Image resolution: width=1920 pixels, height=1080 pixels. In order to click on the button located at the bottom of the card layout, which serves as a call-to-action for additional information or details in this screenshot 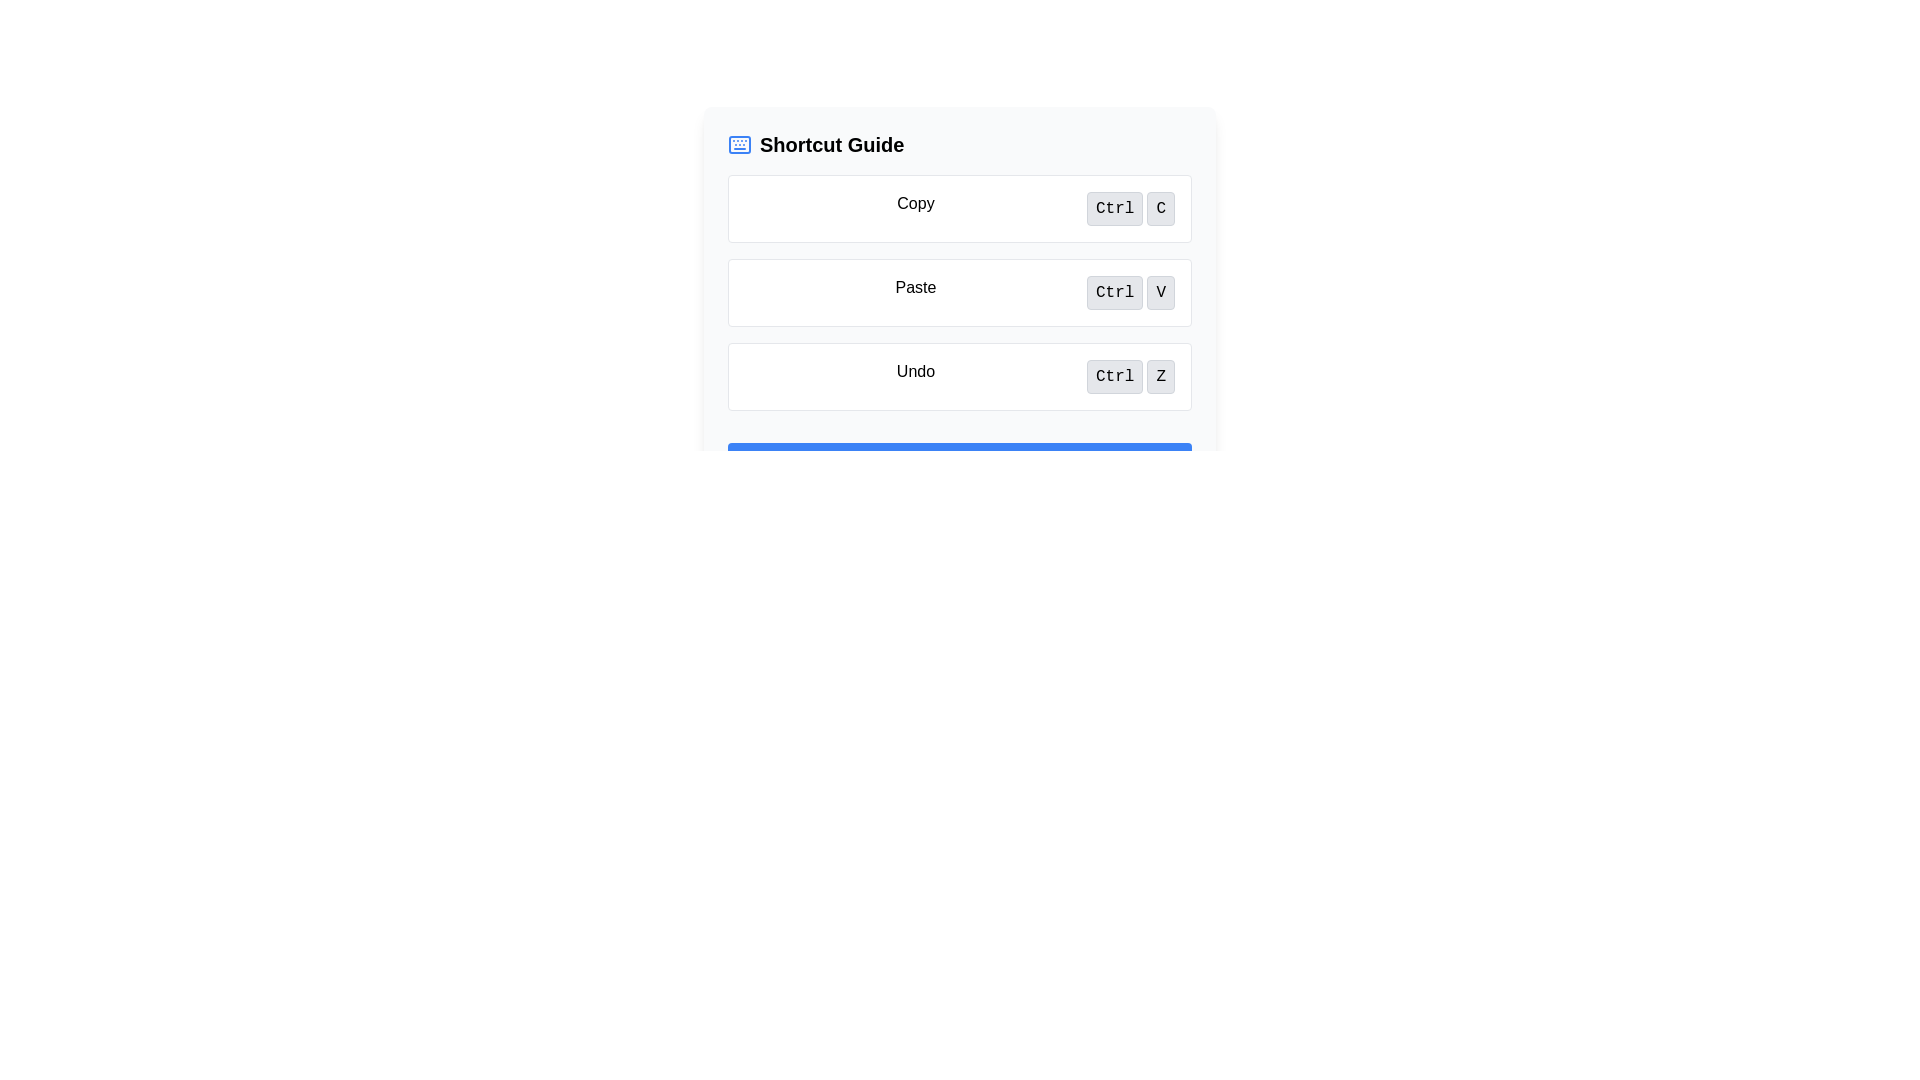, I will do `click(960, 462)`.